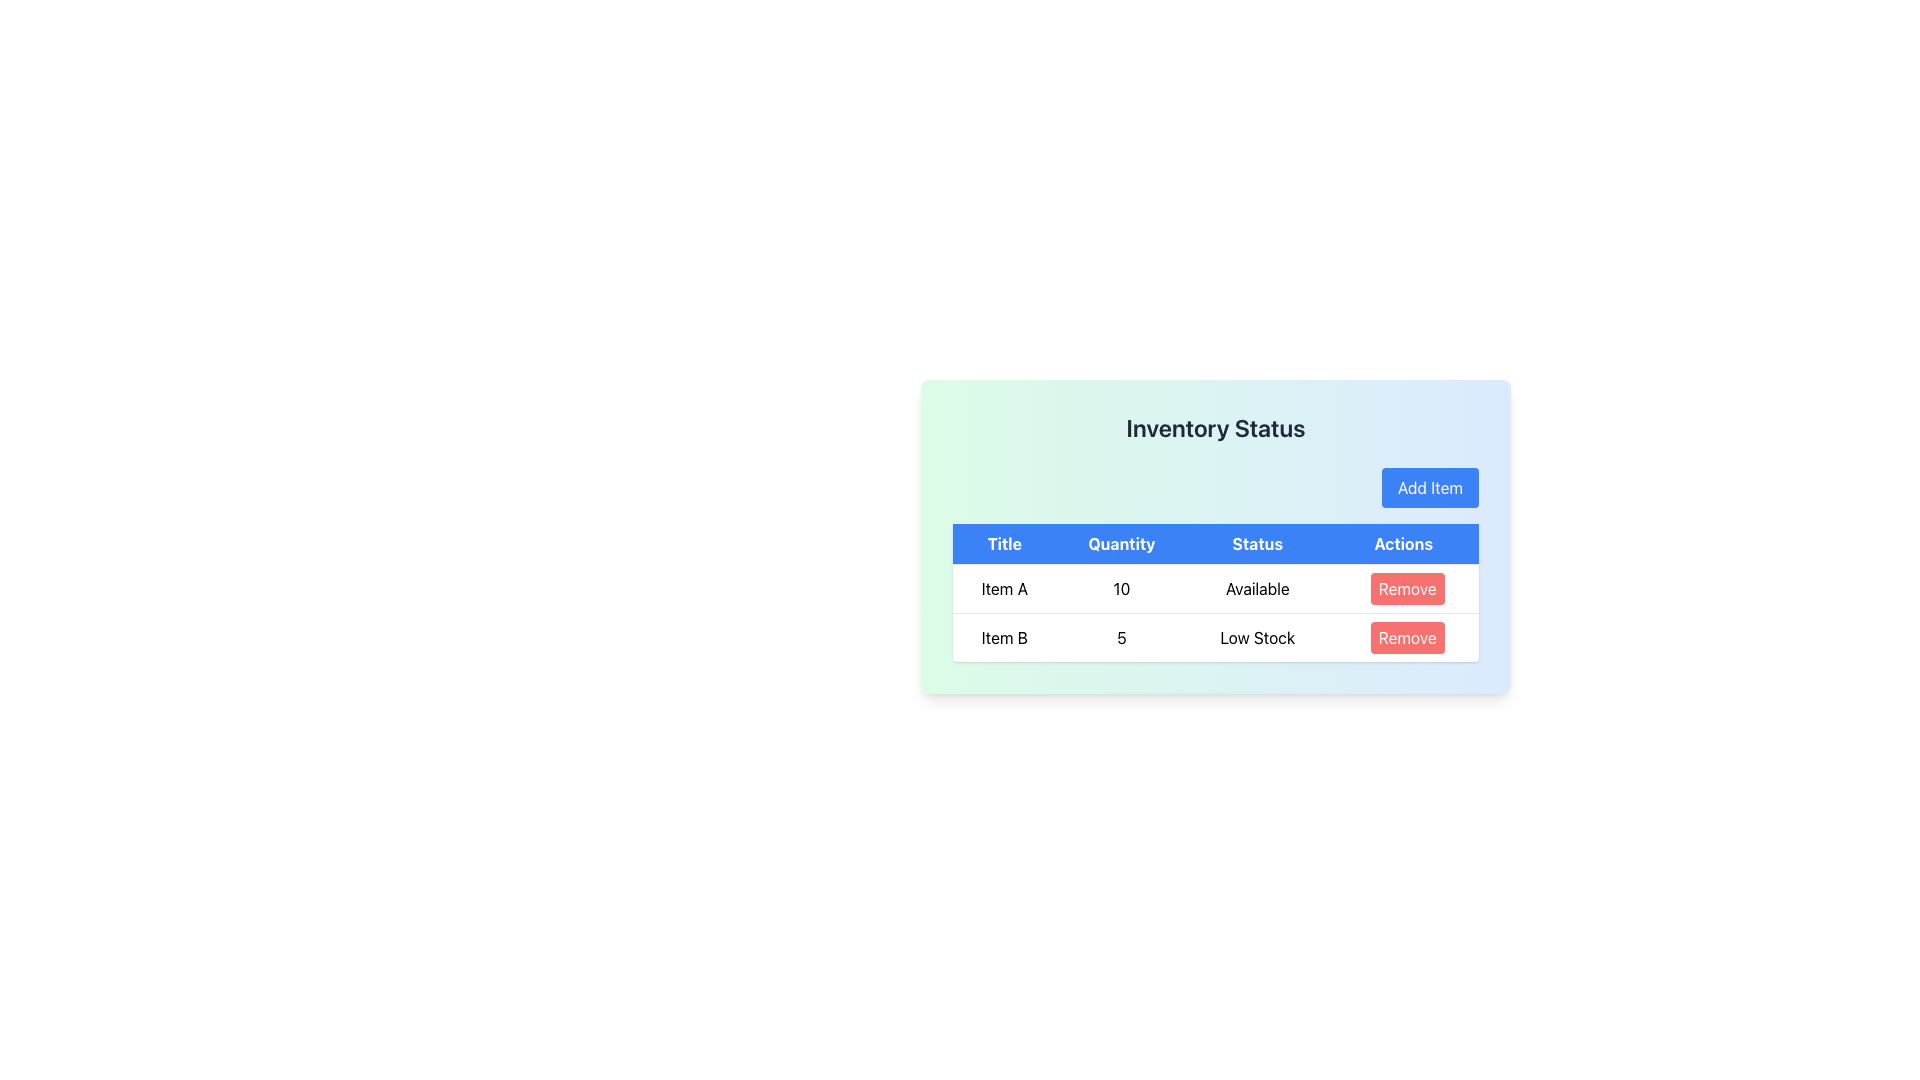  Describe the element at coordinates (1256, 588) in the screenshot. I see `text label that says 'Available' located in the 'Status' column of the first row in the table under 'Inventory Status'` at that location.